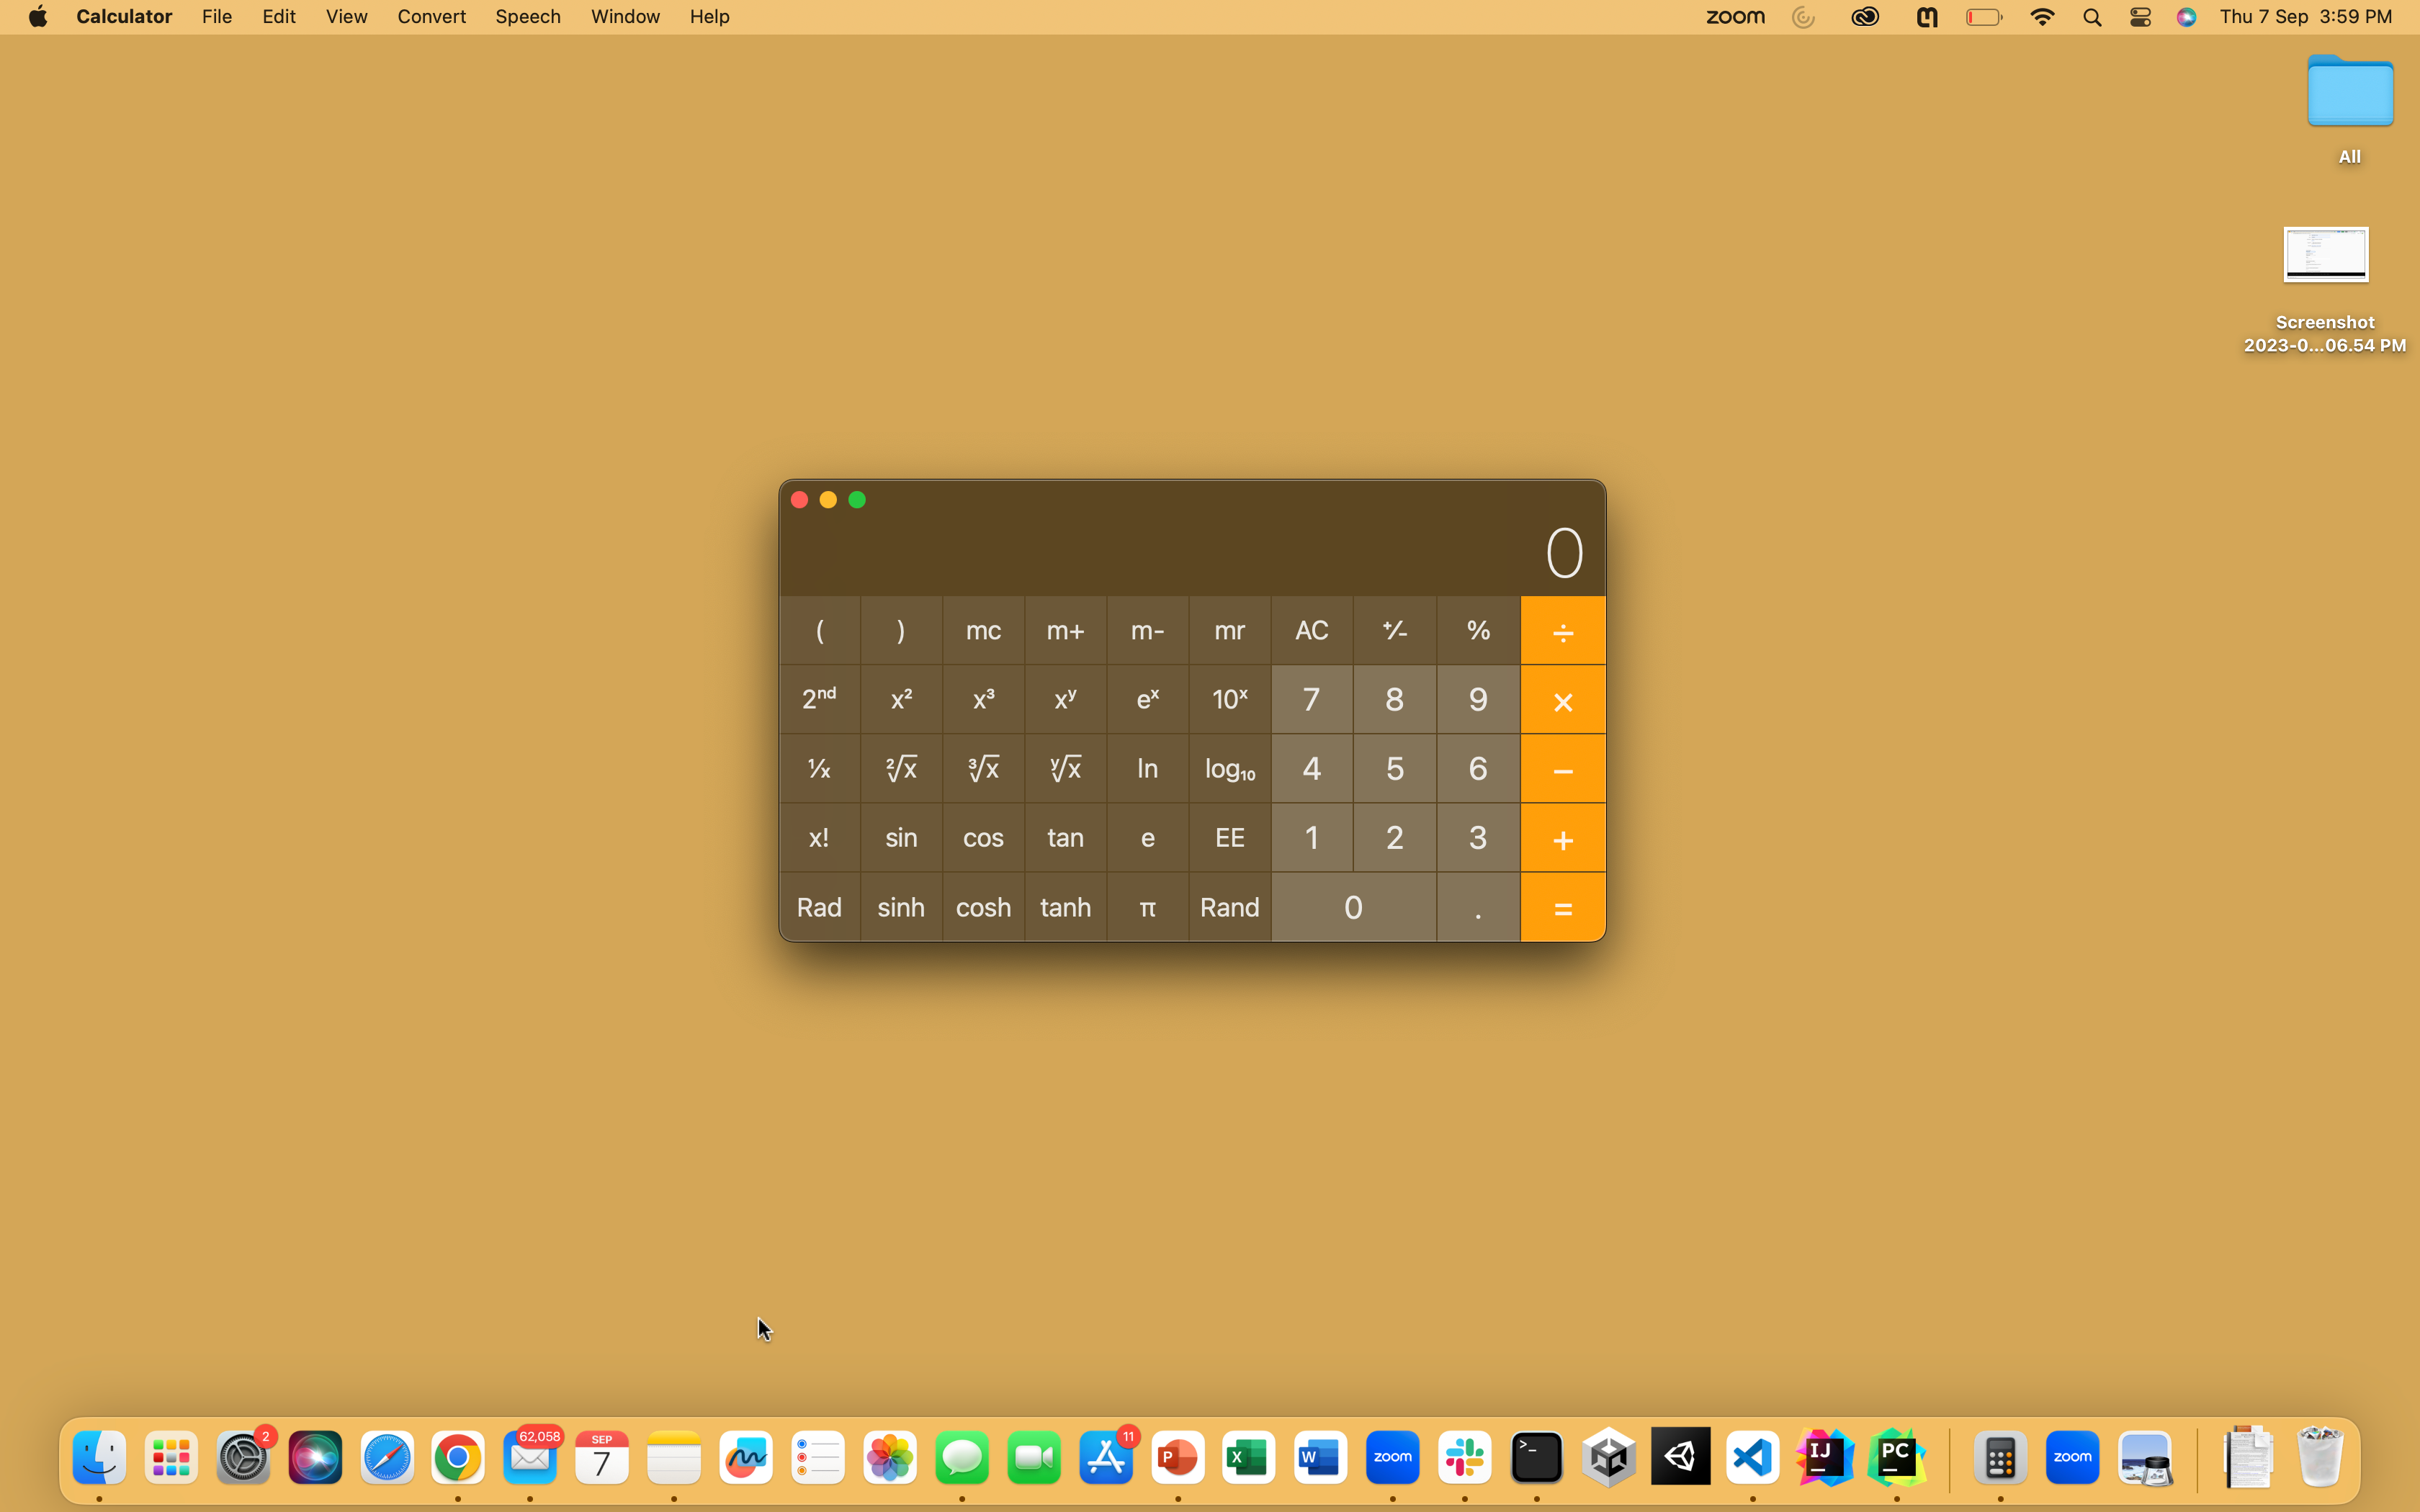 The width and height of the screenshot is (2420, 1512). I want to click on the logarithm to the base 10 of 100, so click(1311, 835).